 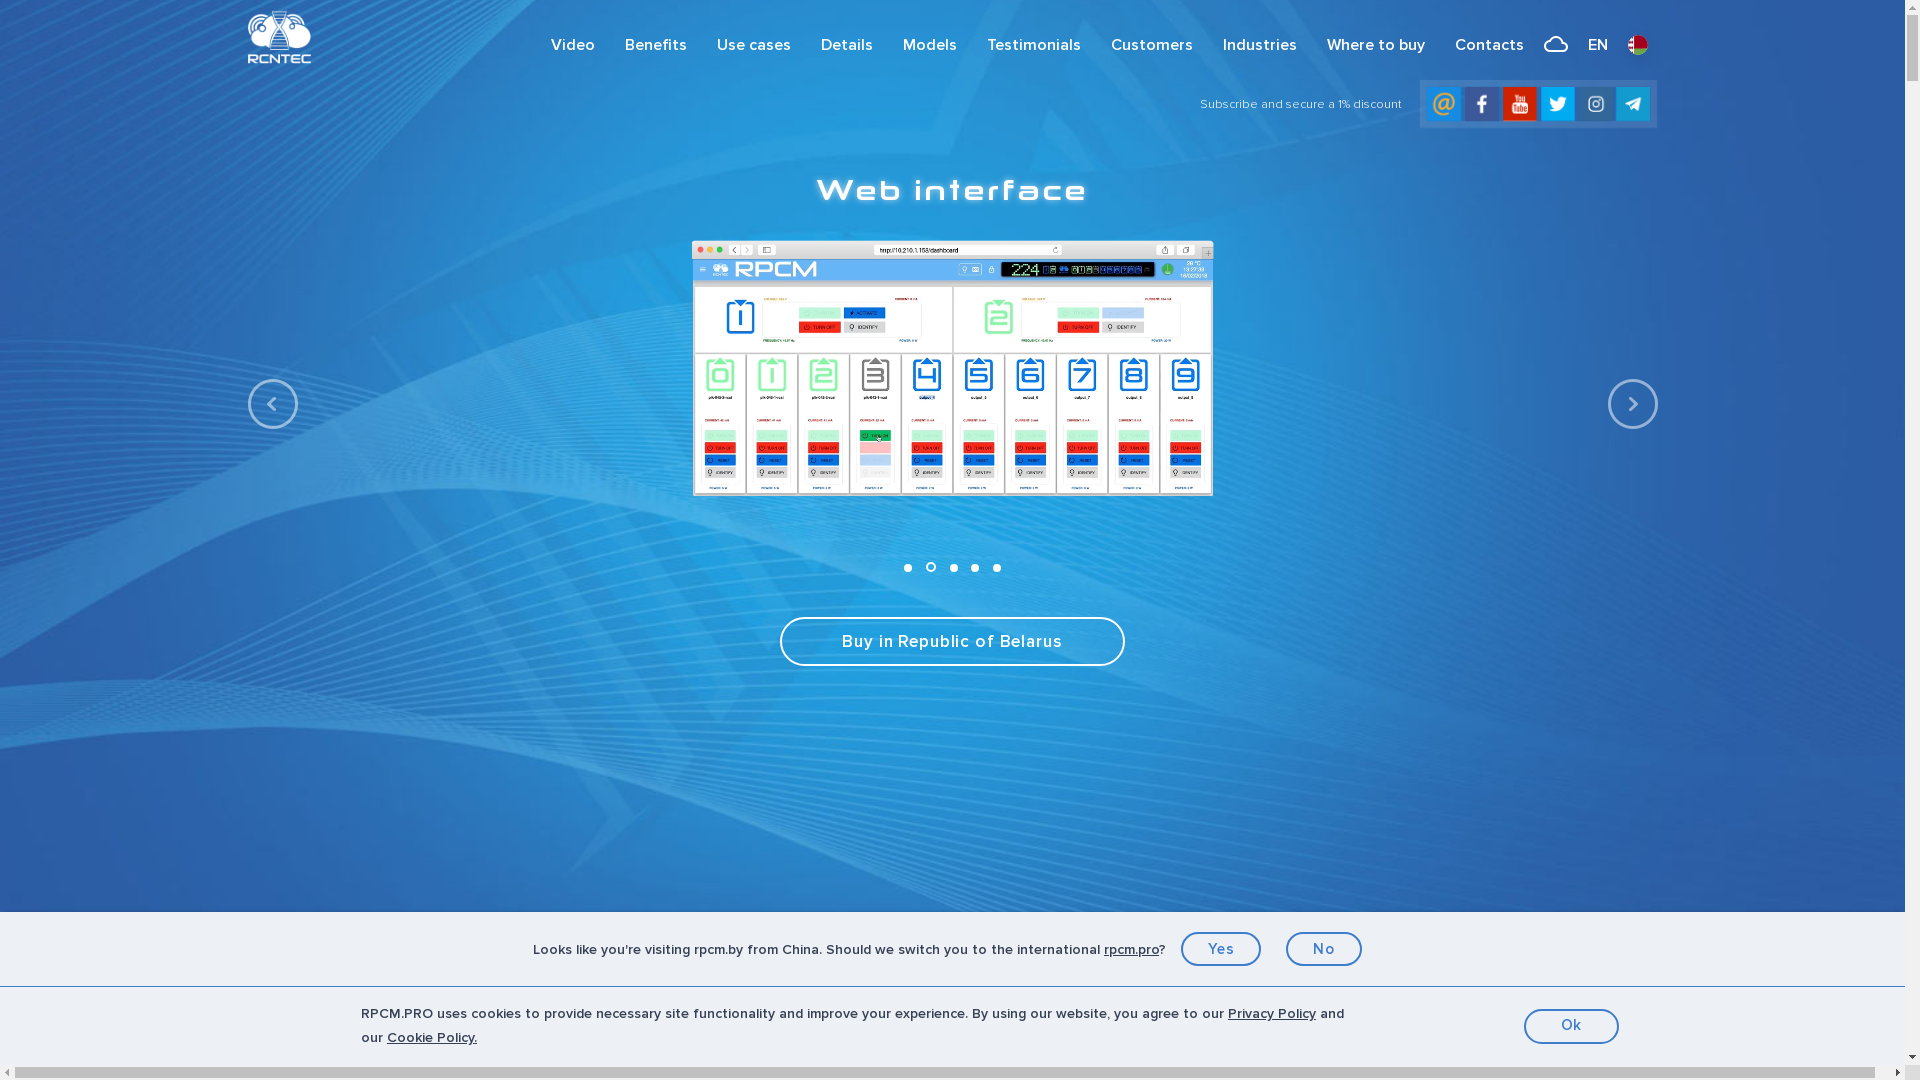 I want to click on 'Contacts', so click(x=1489, y=45).